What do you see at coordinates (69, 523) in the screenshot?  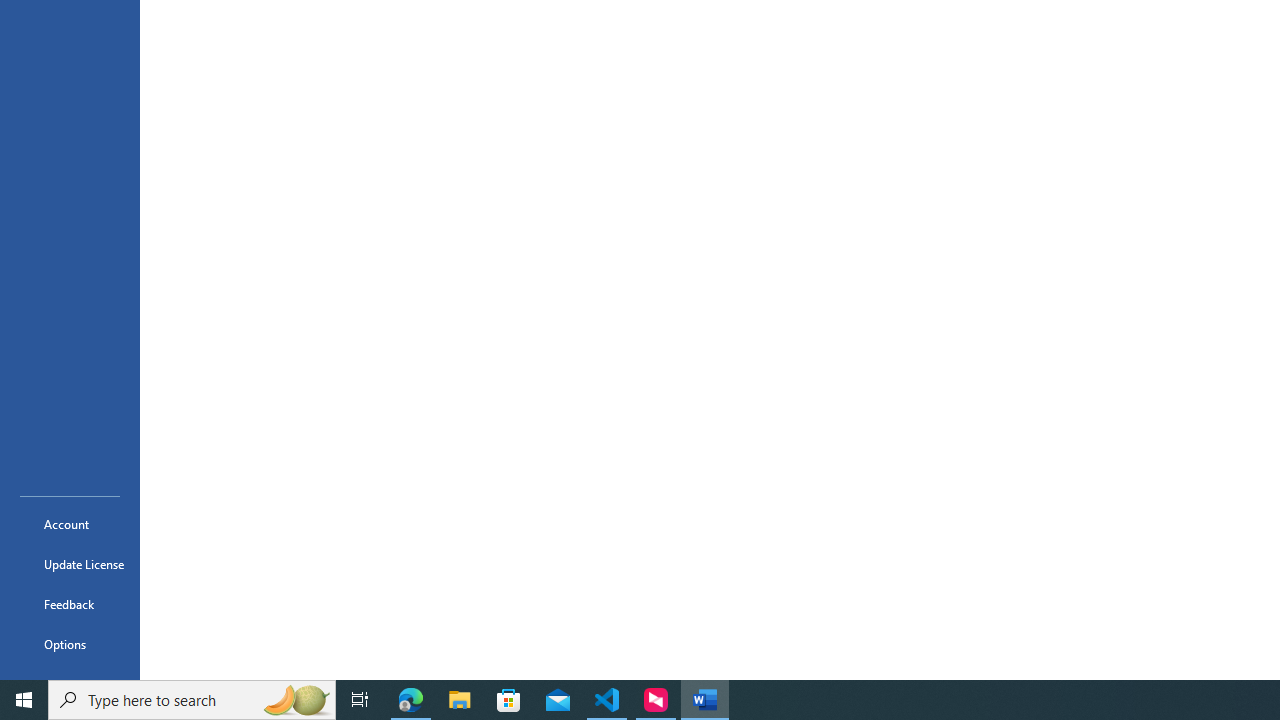 I see `'Account'` at bounding box center [69, 523].